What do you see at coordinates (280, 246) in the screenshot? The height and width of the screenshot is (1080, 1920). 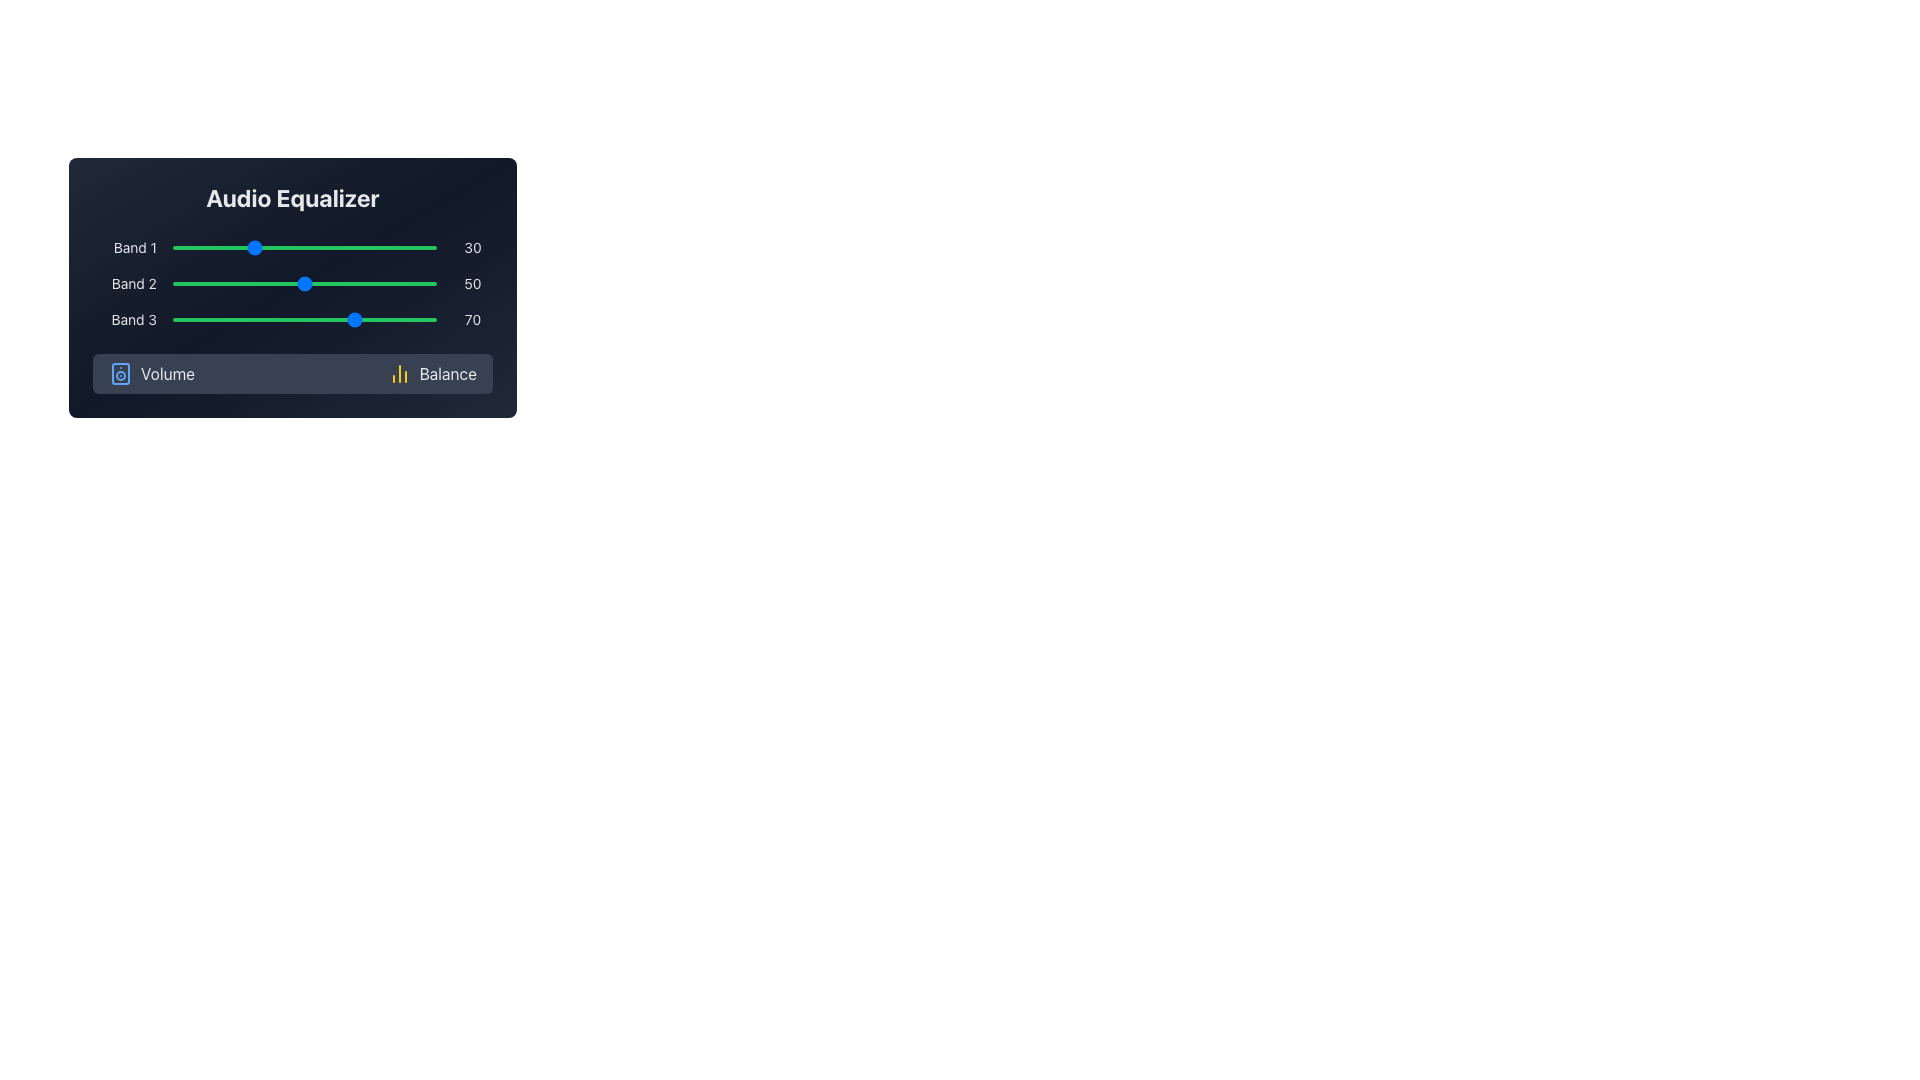 I see `Band 1 equalizer value` at bounding box center [280, 246].